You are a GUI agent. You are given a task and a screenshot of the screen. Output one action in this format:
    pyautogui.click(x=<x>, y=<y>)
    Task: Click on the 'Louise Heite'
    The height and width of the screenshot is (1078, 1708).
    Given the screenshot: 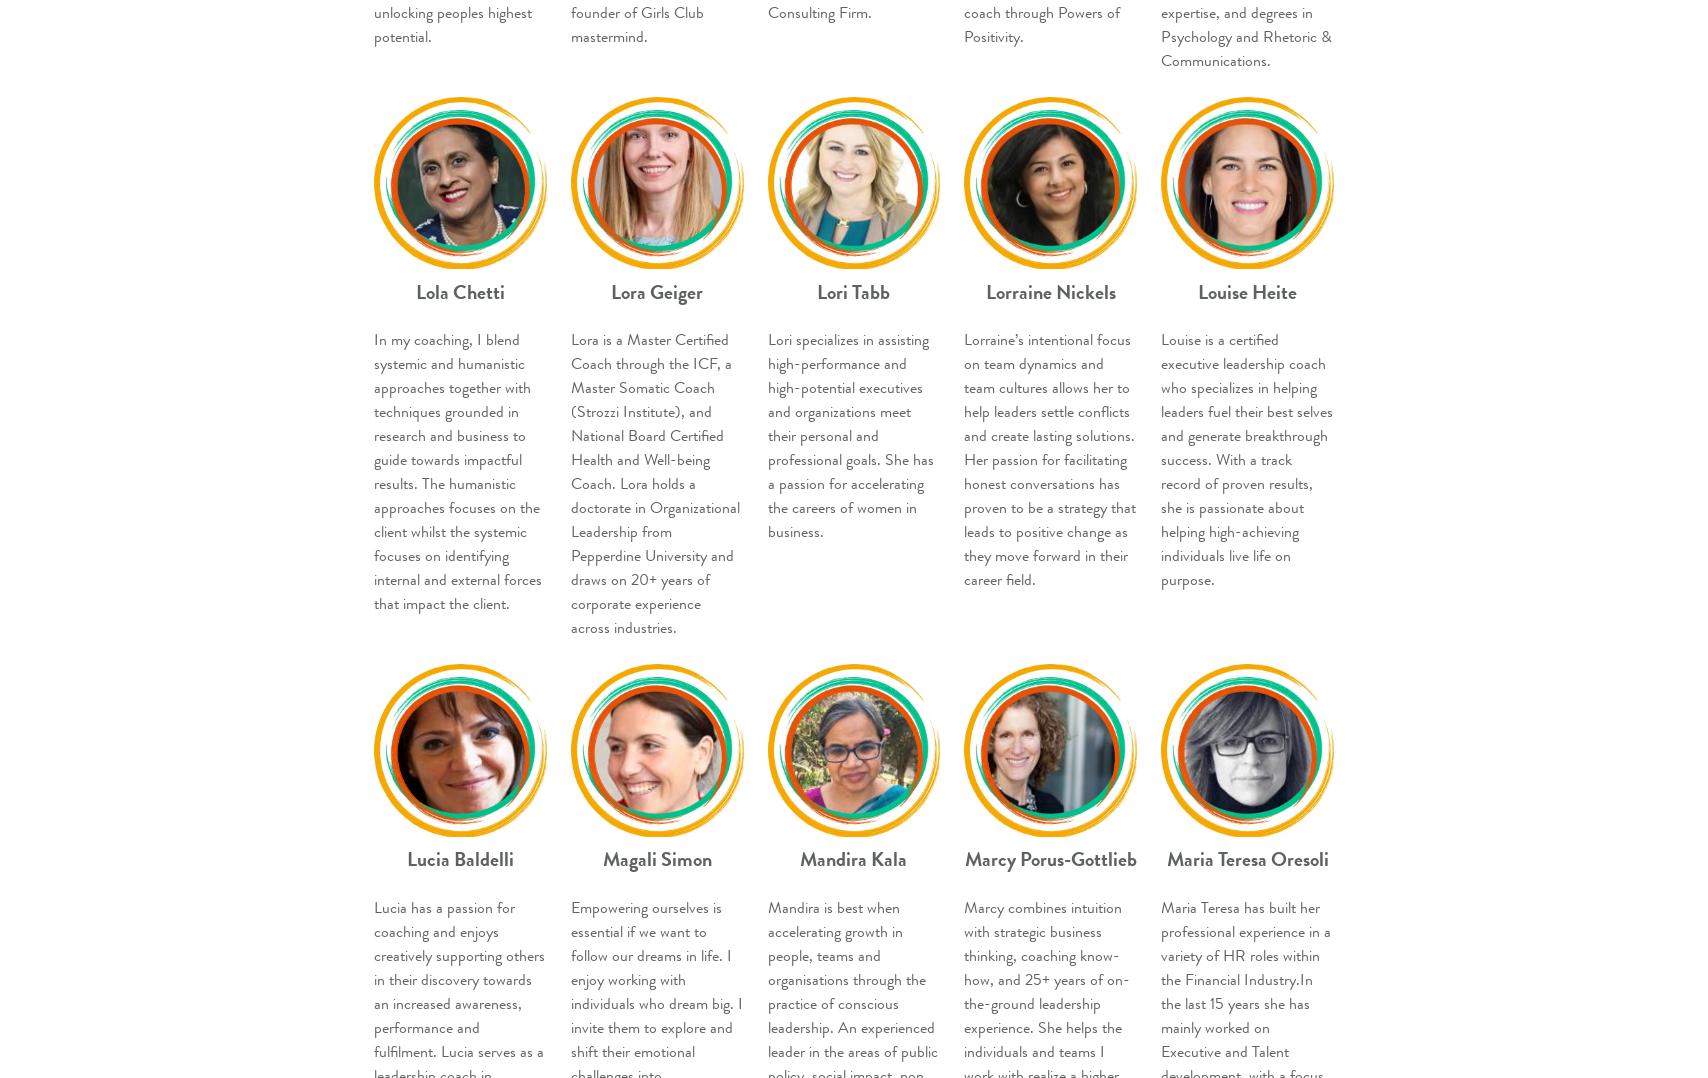 What is the action you would take?
    pyautogui.click(x=1247, y=291)
    